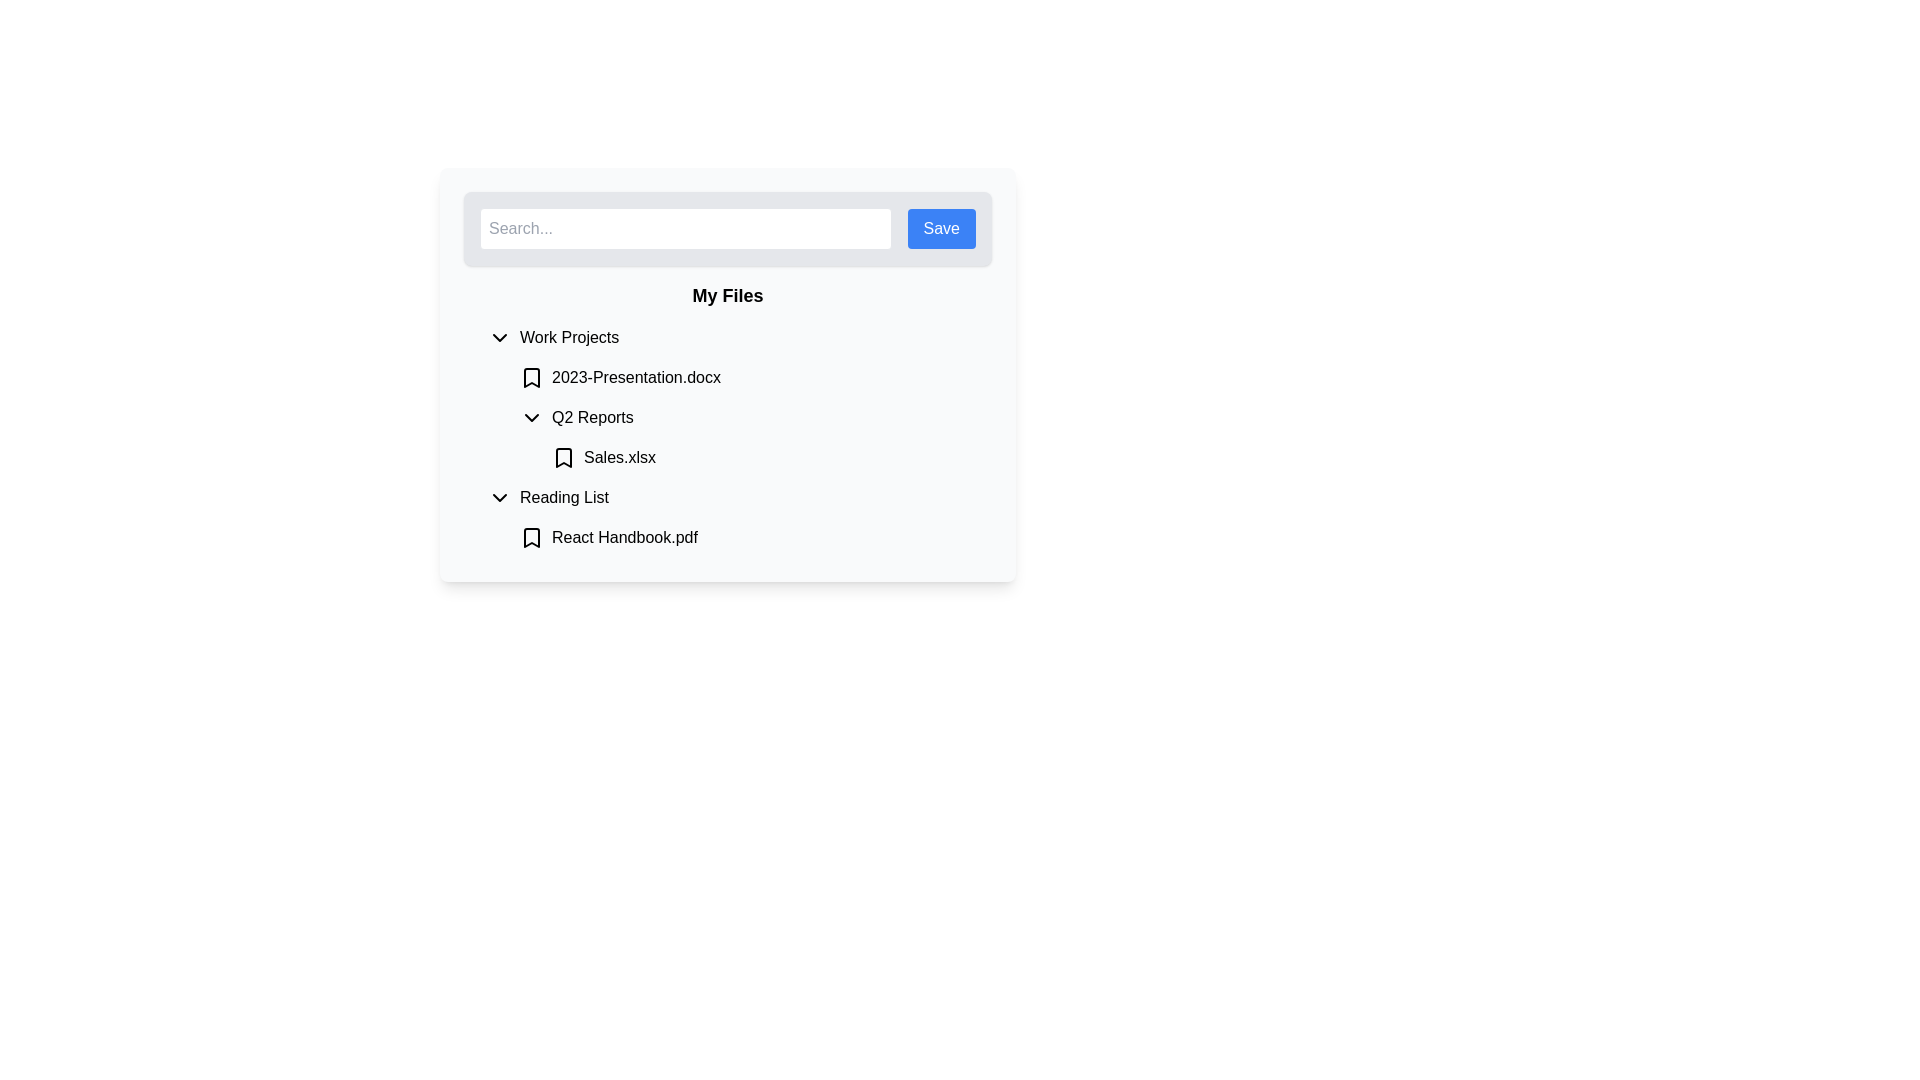  I want to click on the text label displaying the file name 'Sales.xlsx', so click(618, 458).